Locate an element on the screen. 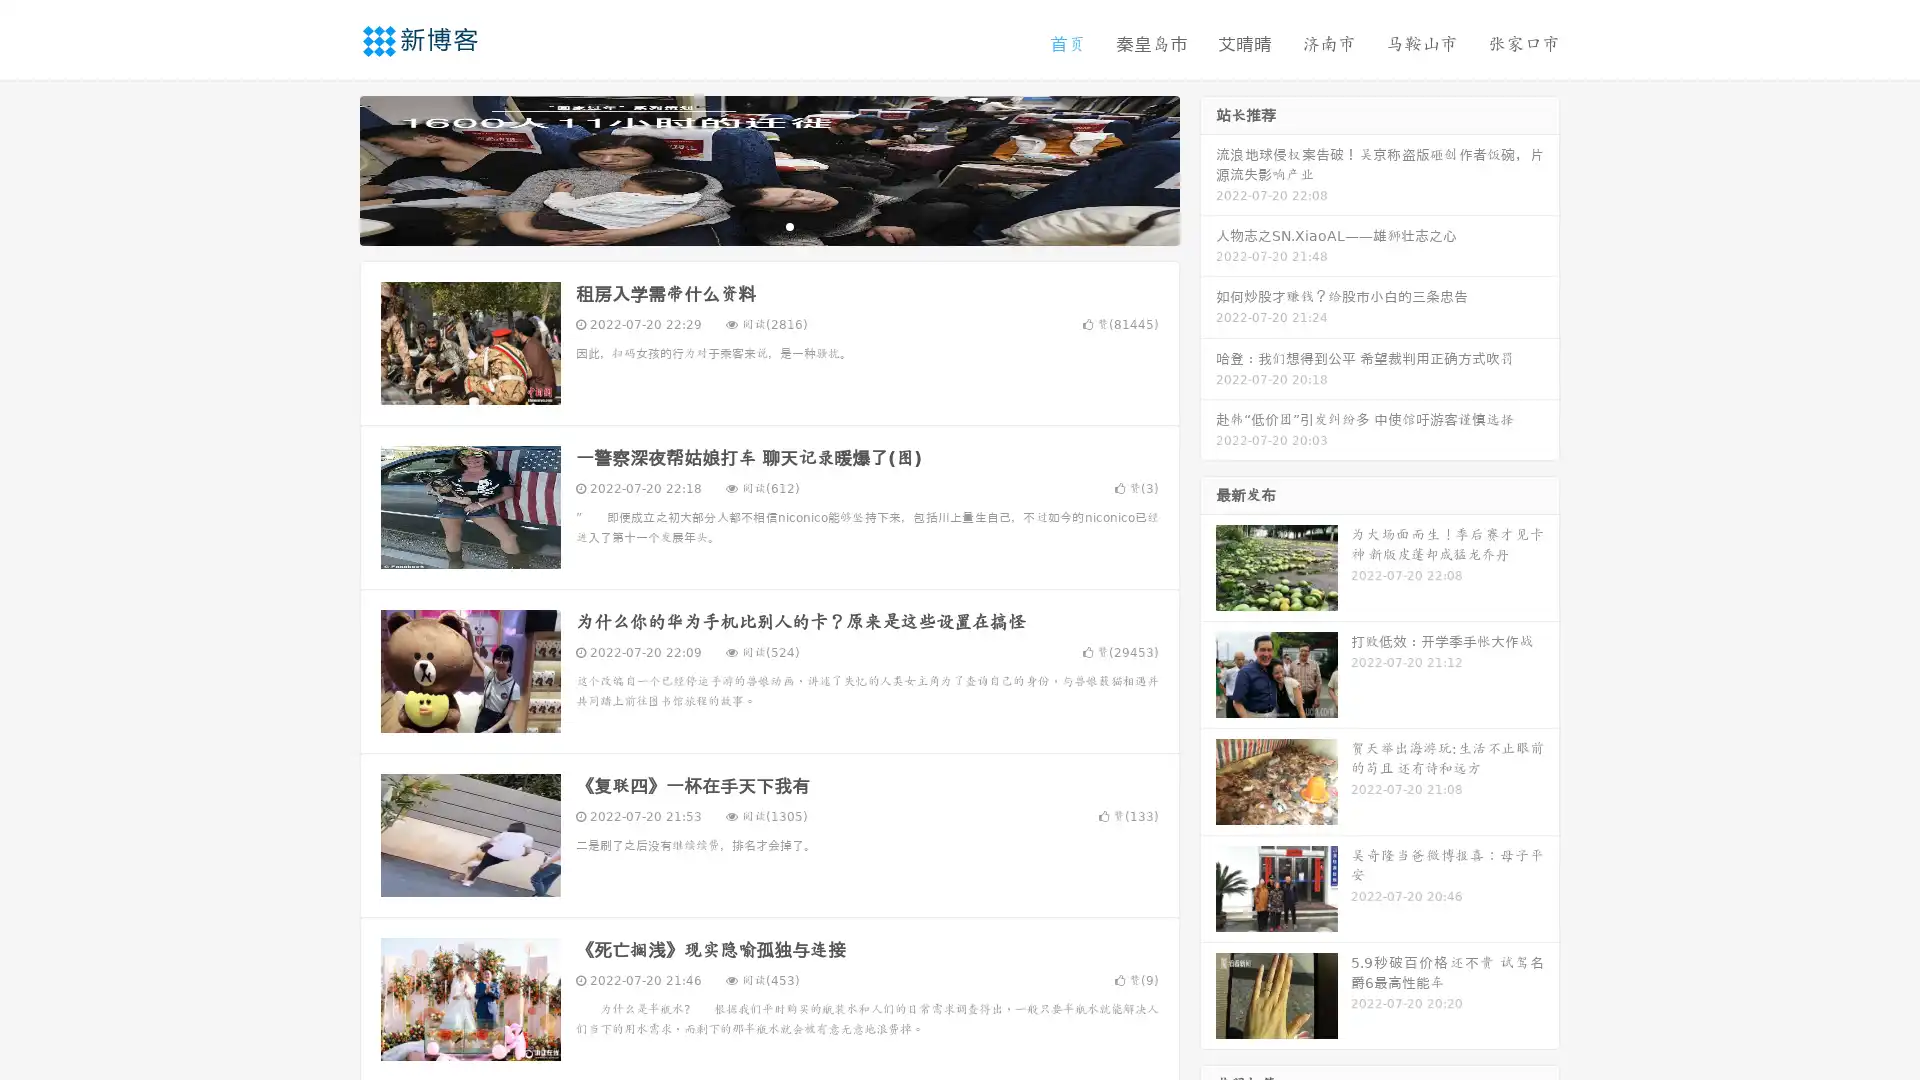 The image size is (1920, 1080). Next slide is located at coordinates (1208, 168).